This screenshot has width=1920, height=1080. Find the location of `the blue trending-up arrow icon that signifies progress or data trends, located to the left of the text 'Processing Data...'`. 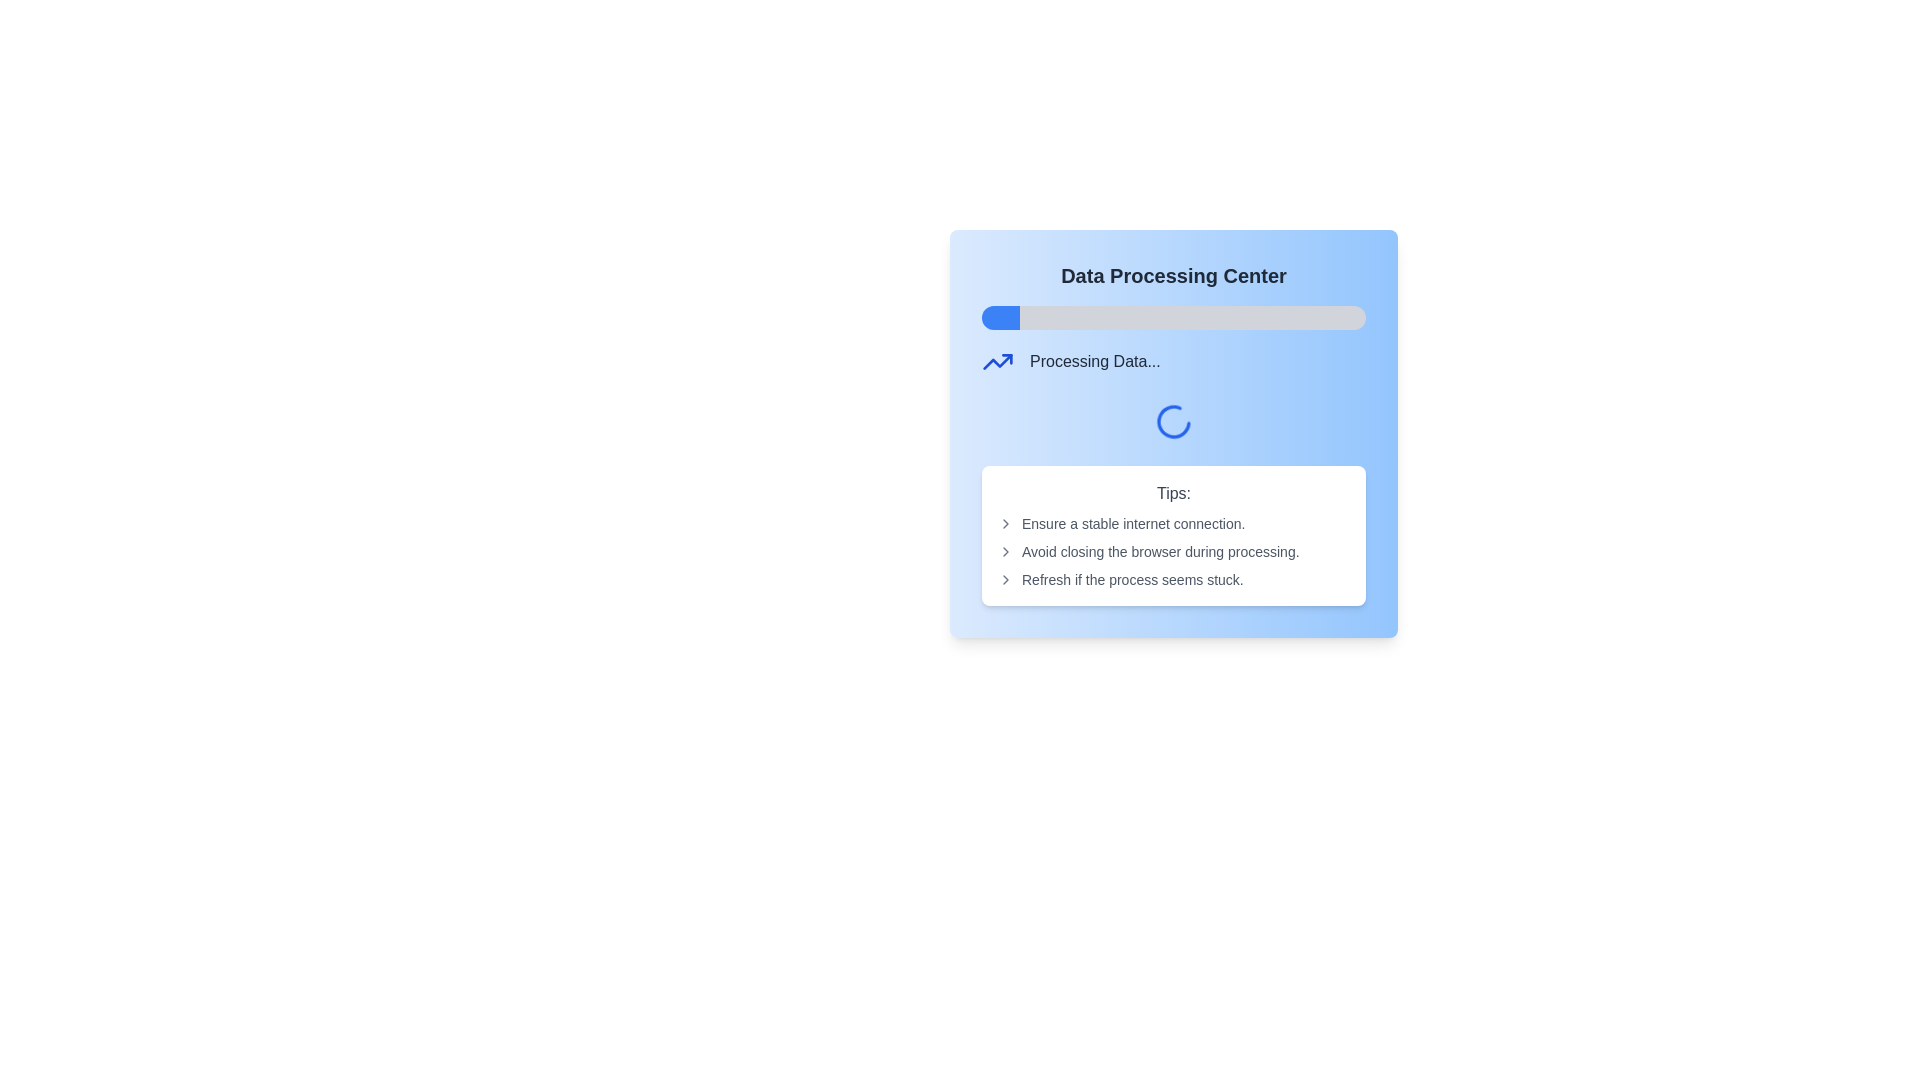

the blue trending-up arrow icon that signifies progress or data trends, located to the left of the text 'Processing Data...' is located at coordinates (998, 362).